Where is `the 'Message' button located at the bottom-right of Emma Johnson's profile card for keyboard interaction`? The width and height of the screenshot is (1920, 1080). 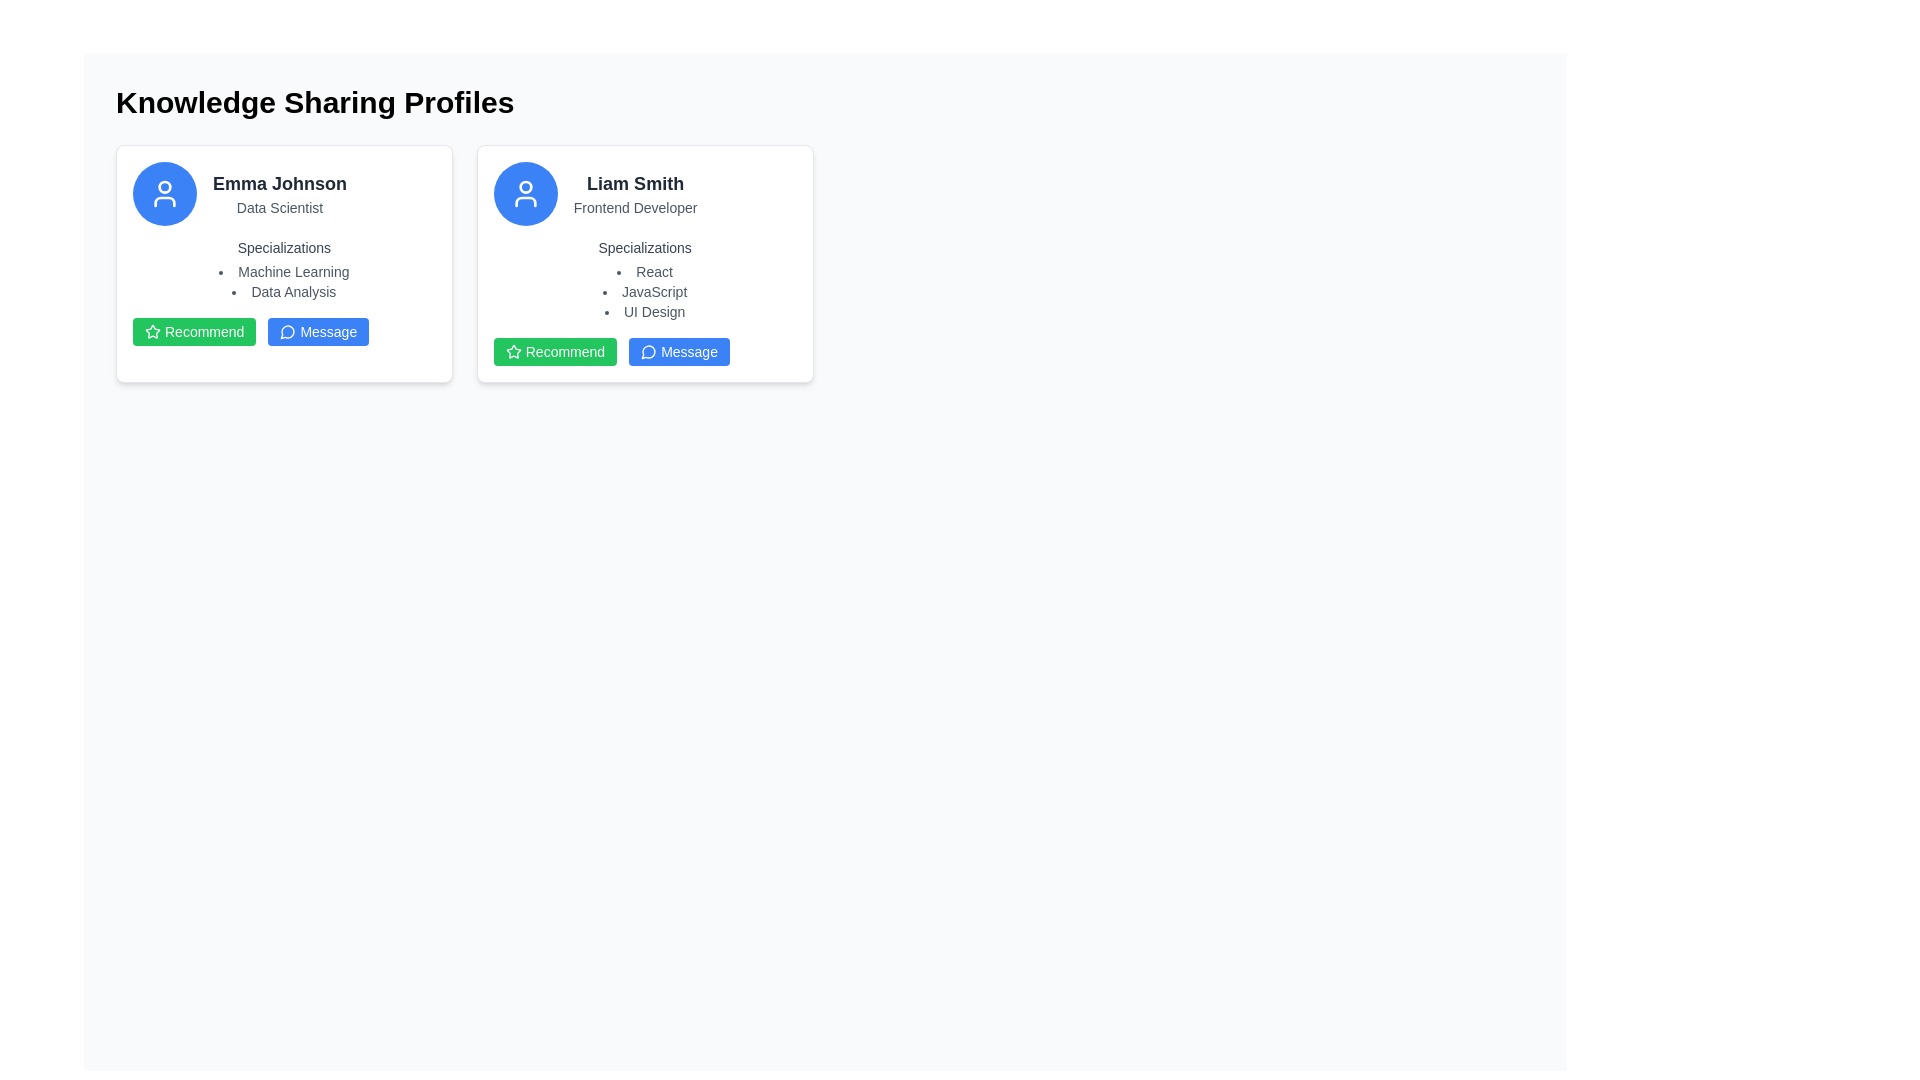 the 'Message' button located at the bottom-right of Emma Johnson's profile card for keyboard interaction is located at coordinates (283, 330).